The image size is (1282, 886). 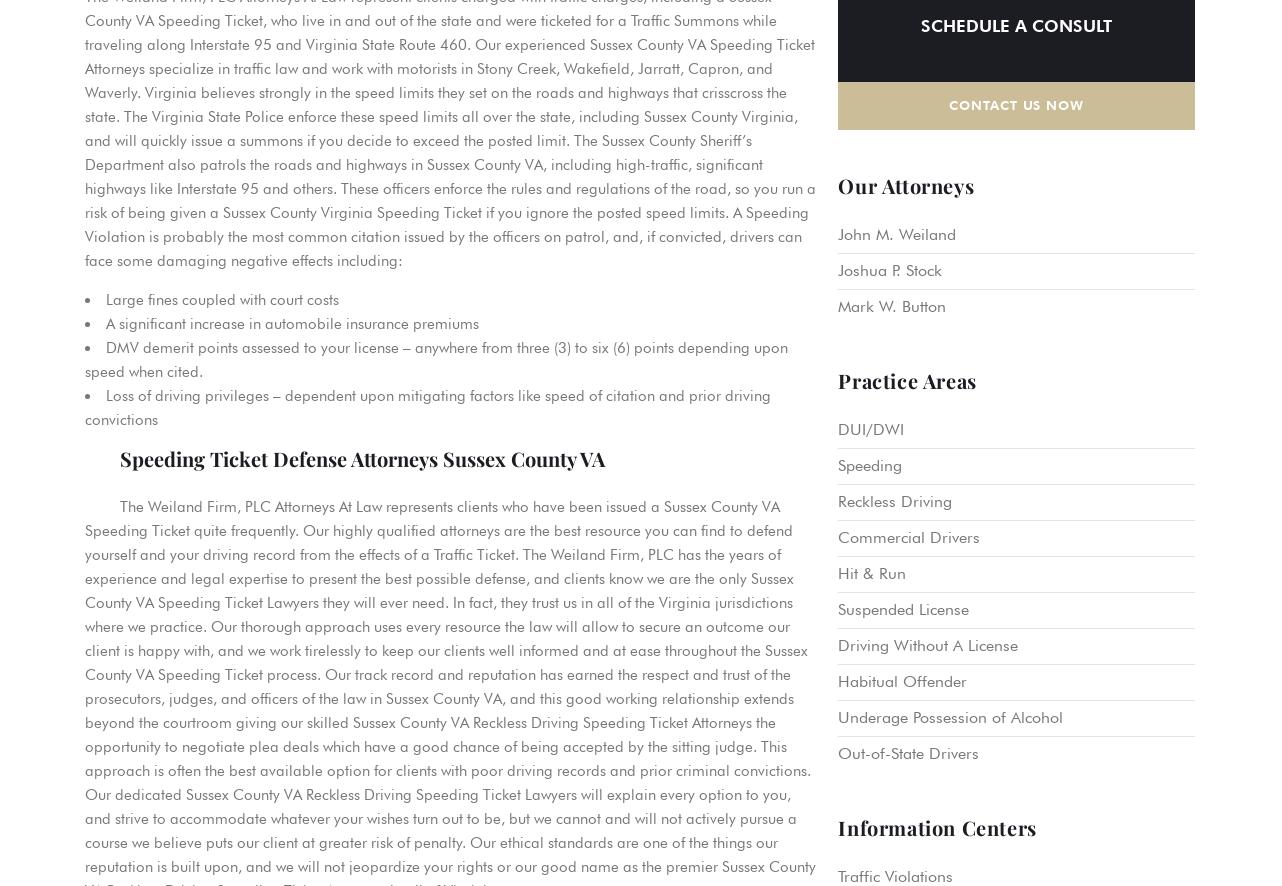 What do you see at coordinates (905, 184) in the screenshot?
I see `'Our Attorneys'` at bounding box center [905, 184].